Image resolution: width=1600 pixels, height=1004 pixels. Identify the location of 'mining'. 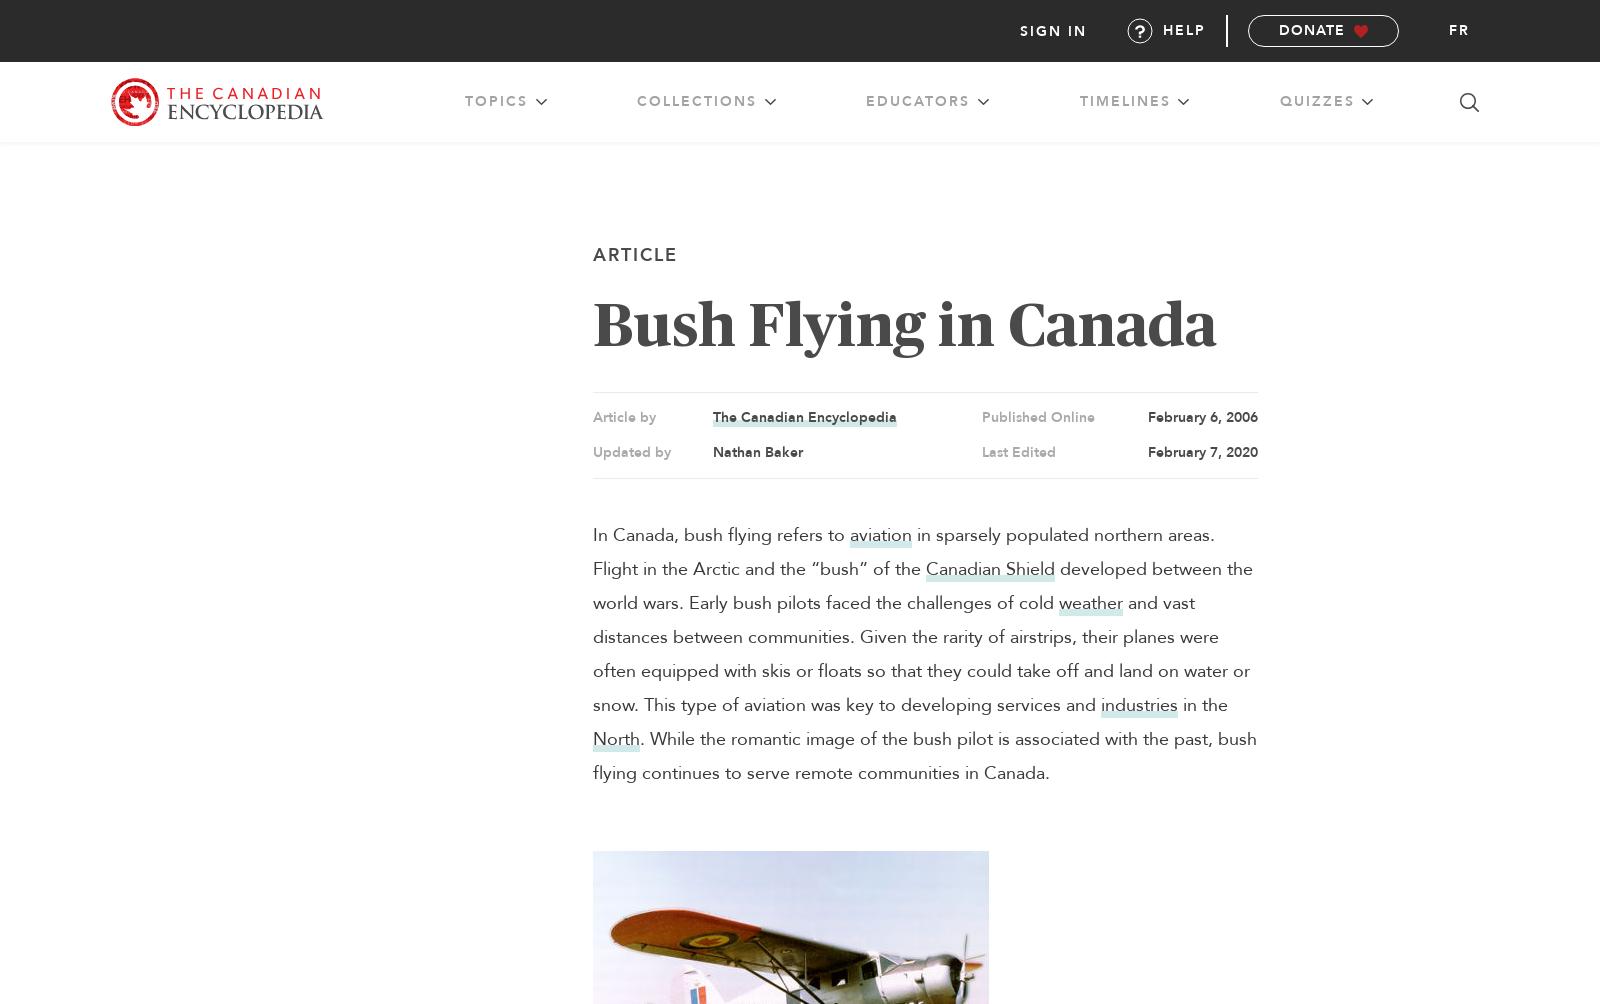
(640, 150).